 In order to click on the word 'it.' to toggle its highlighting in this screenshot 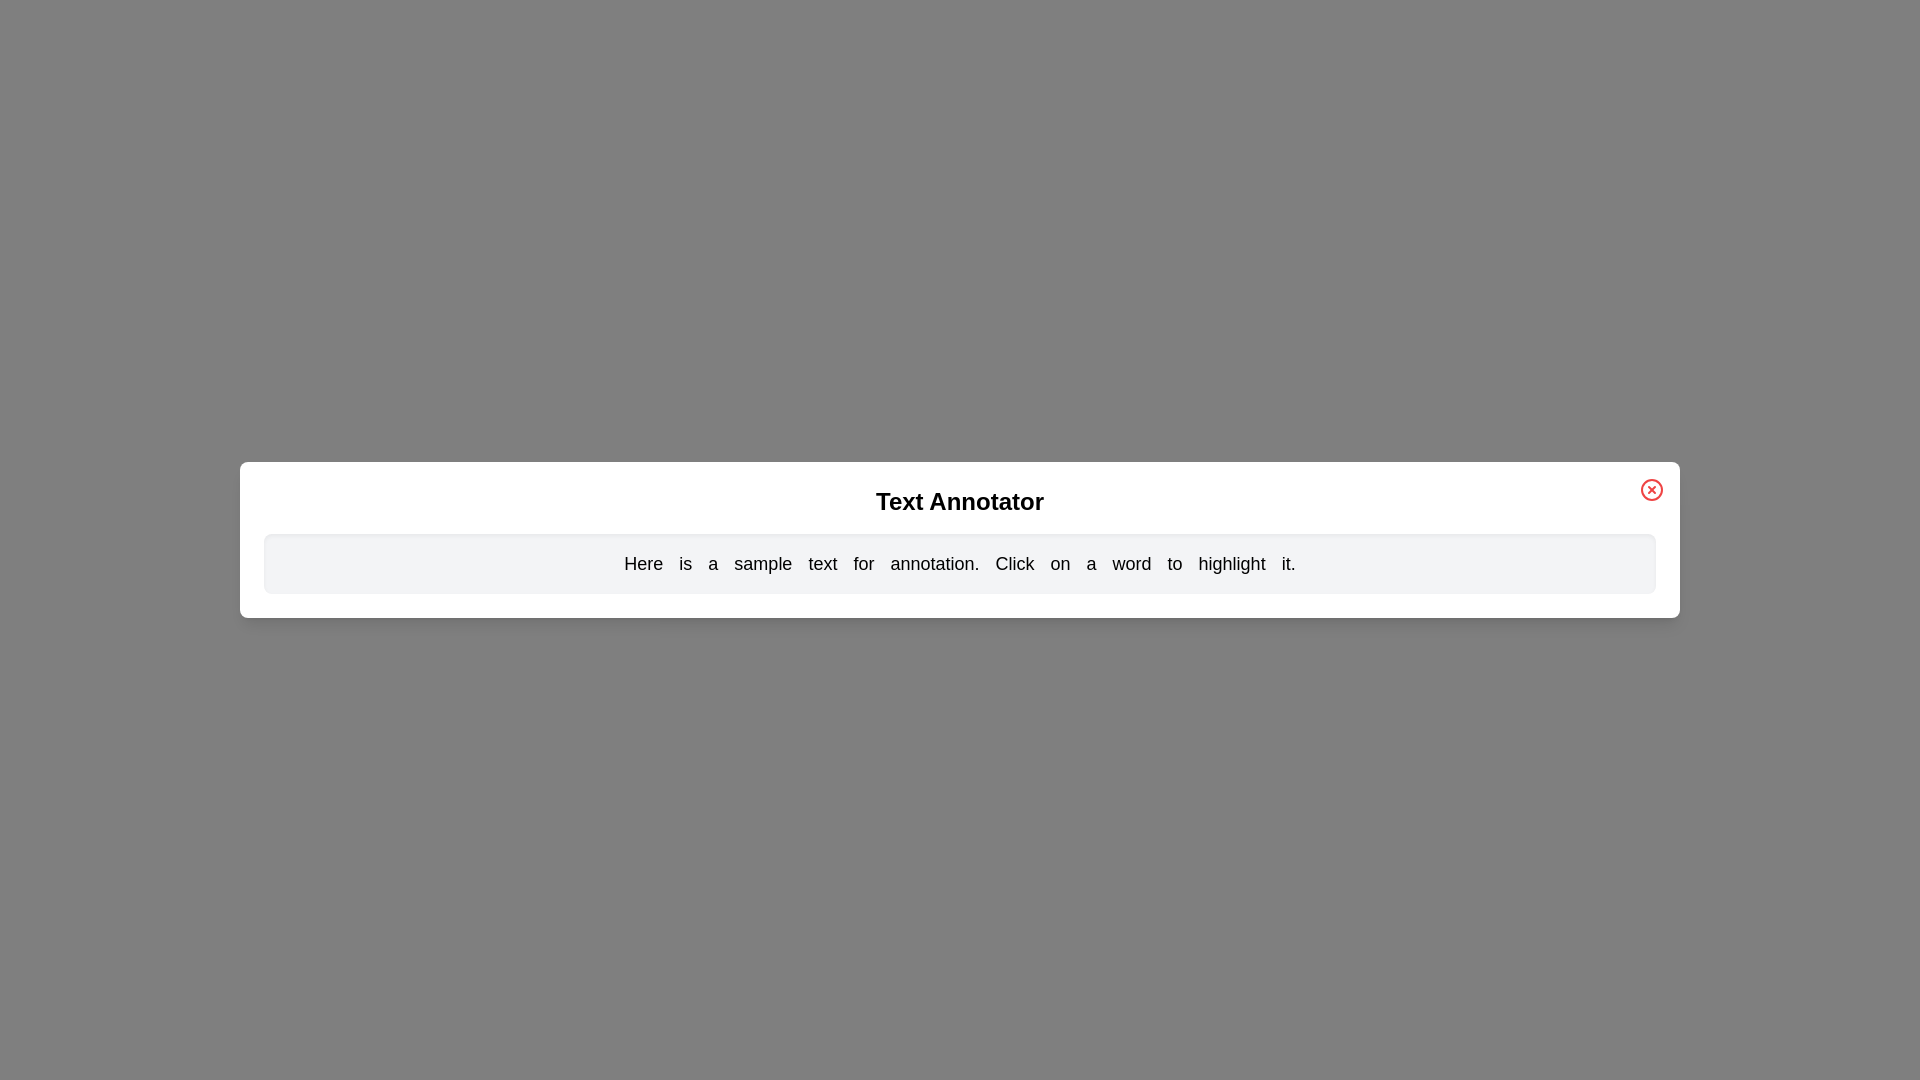, I will do `click(1288, 563)`.